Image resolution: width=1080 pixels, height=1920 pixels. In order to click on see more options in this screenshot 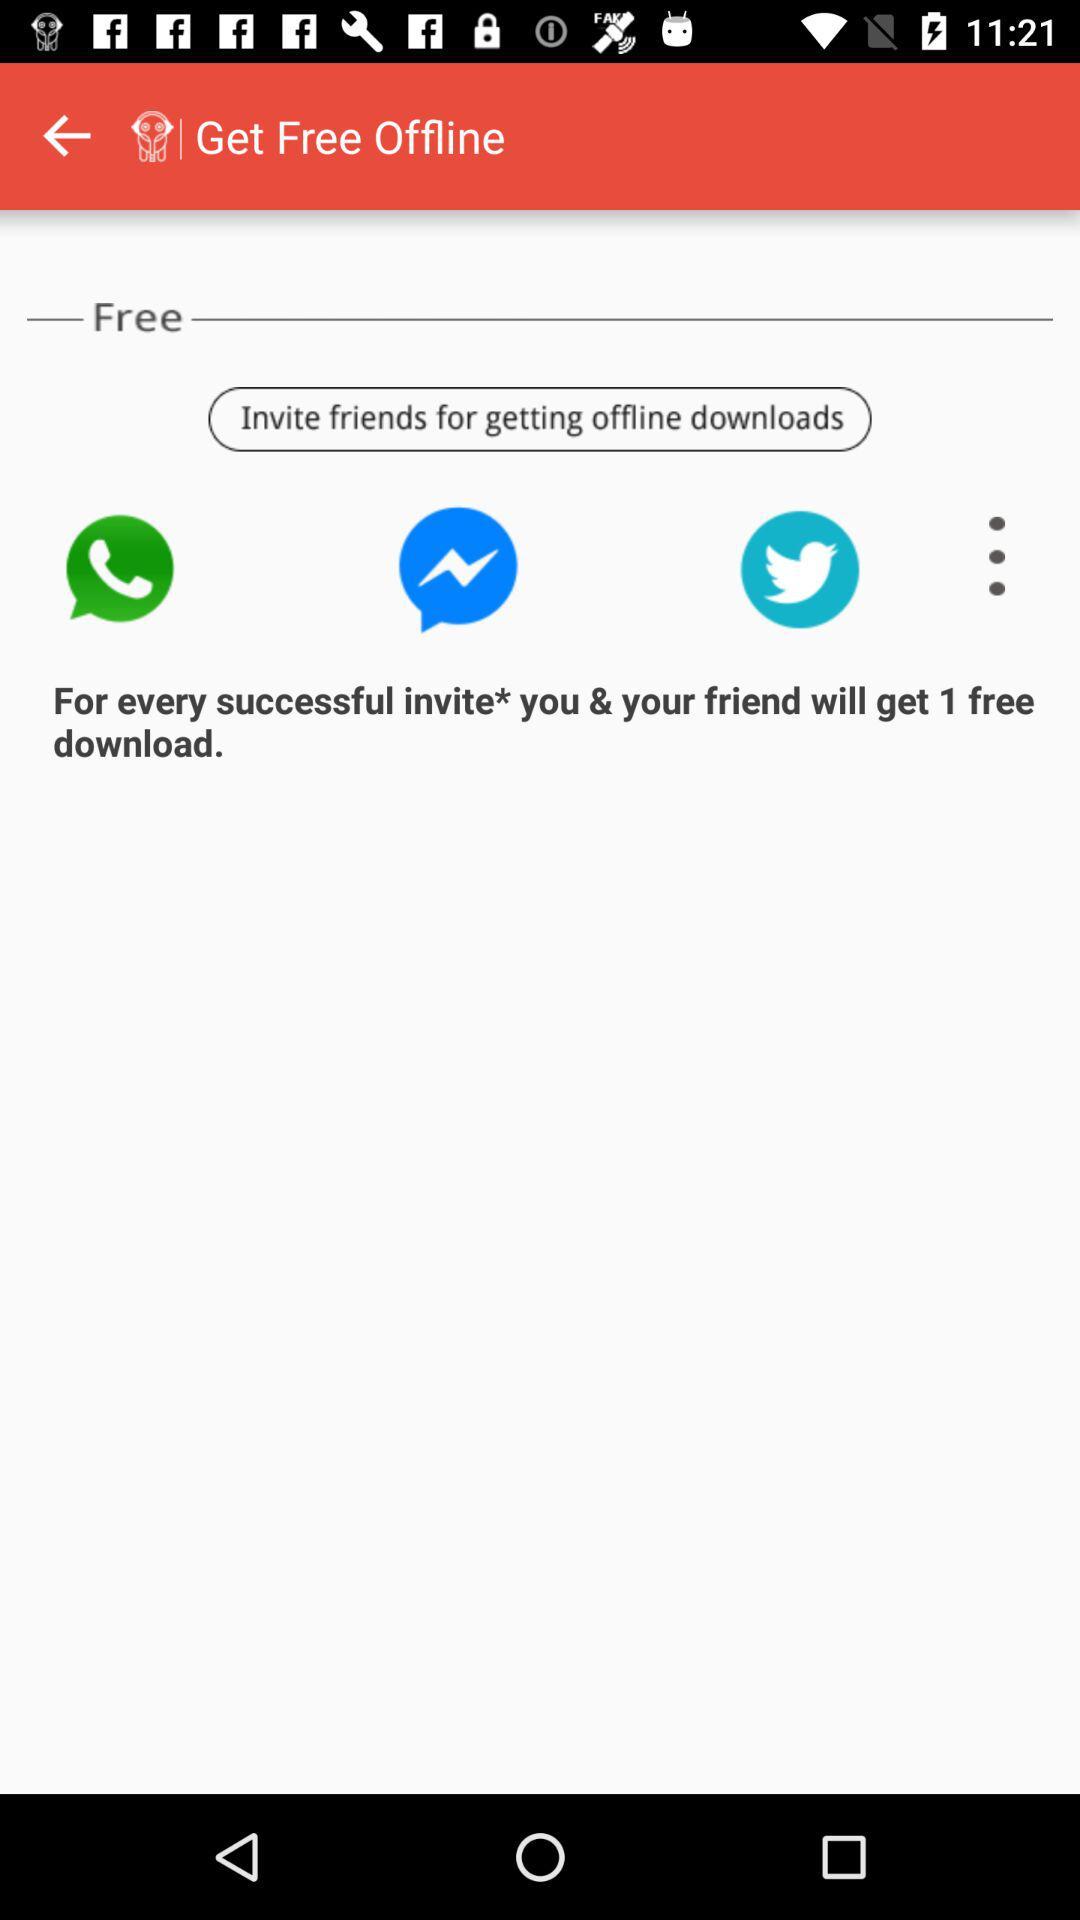, I will do `click(997, 556)`.